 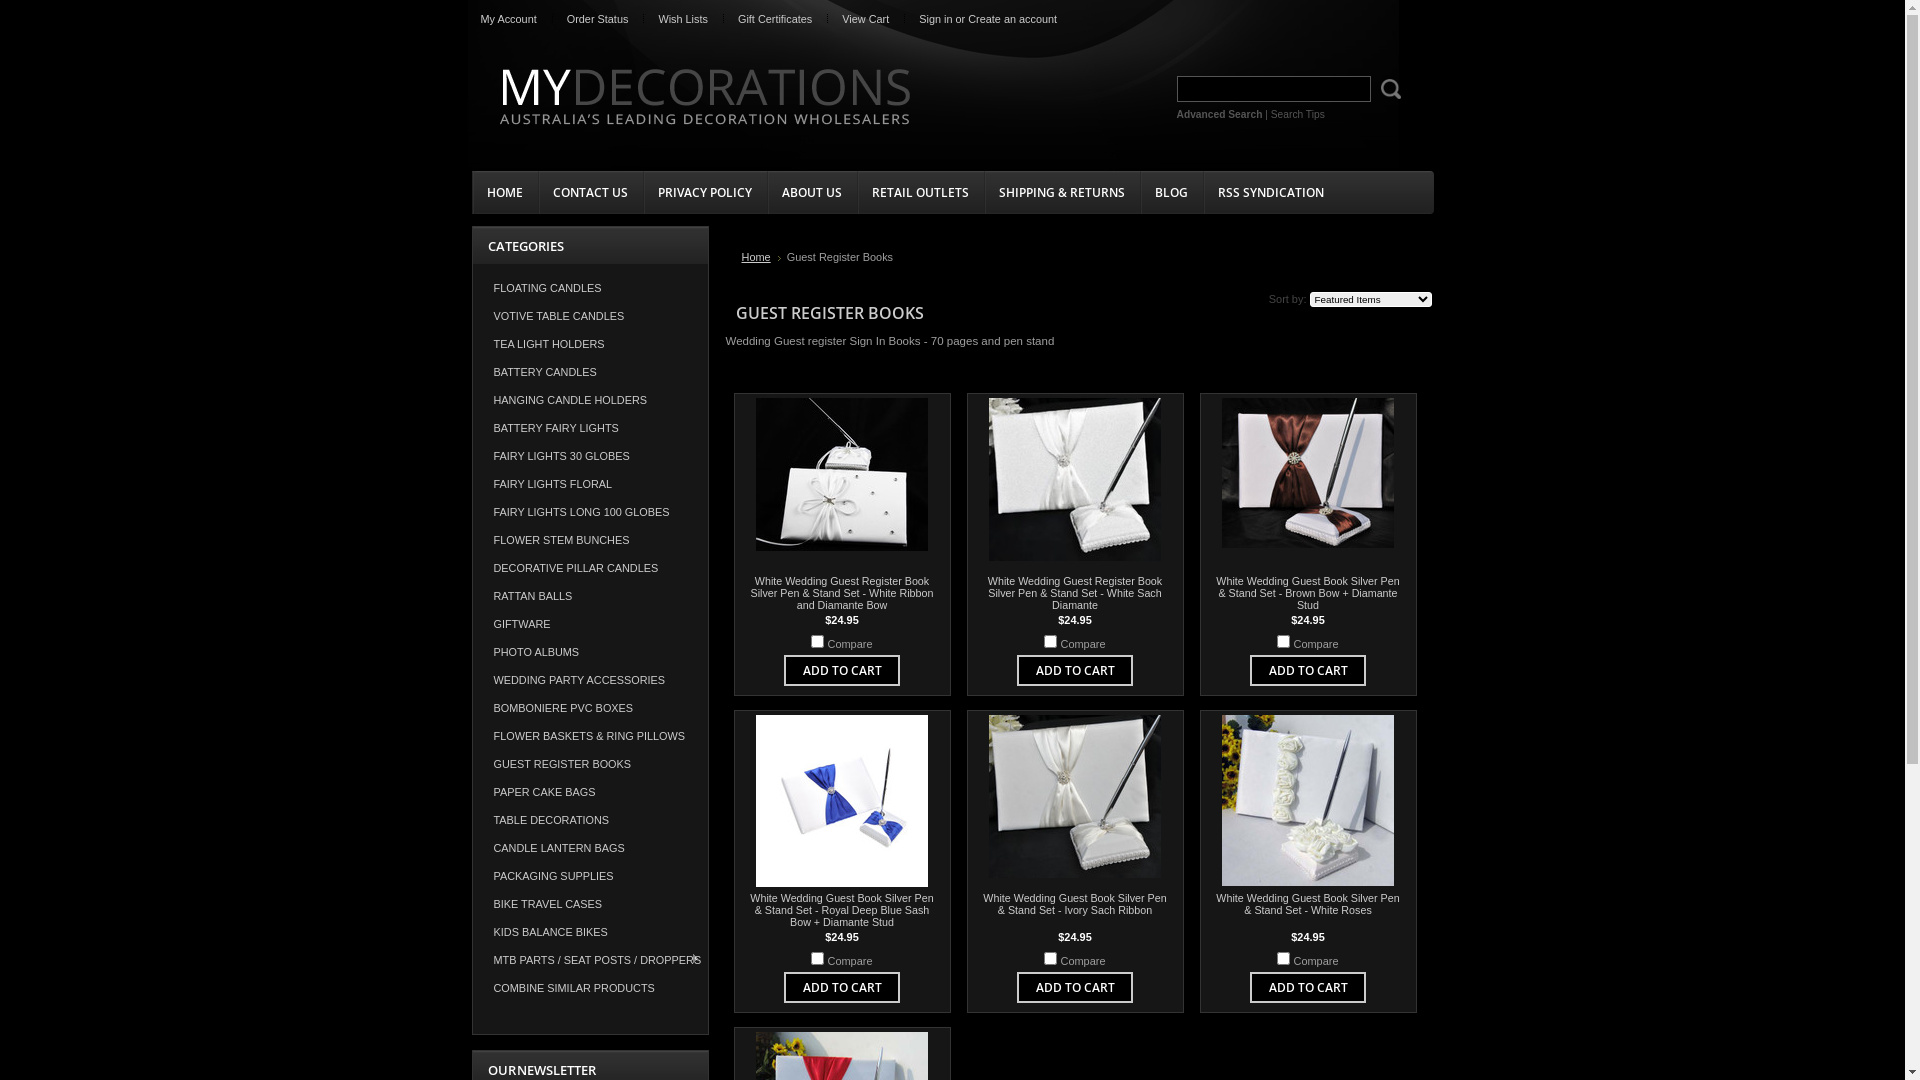 I want to click on 'Wish Lists', so click(x=643, y=19).